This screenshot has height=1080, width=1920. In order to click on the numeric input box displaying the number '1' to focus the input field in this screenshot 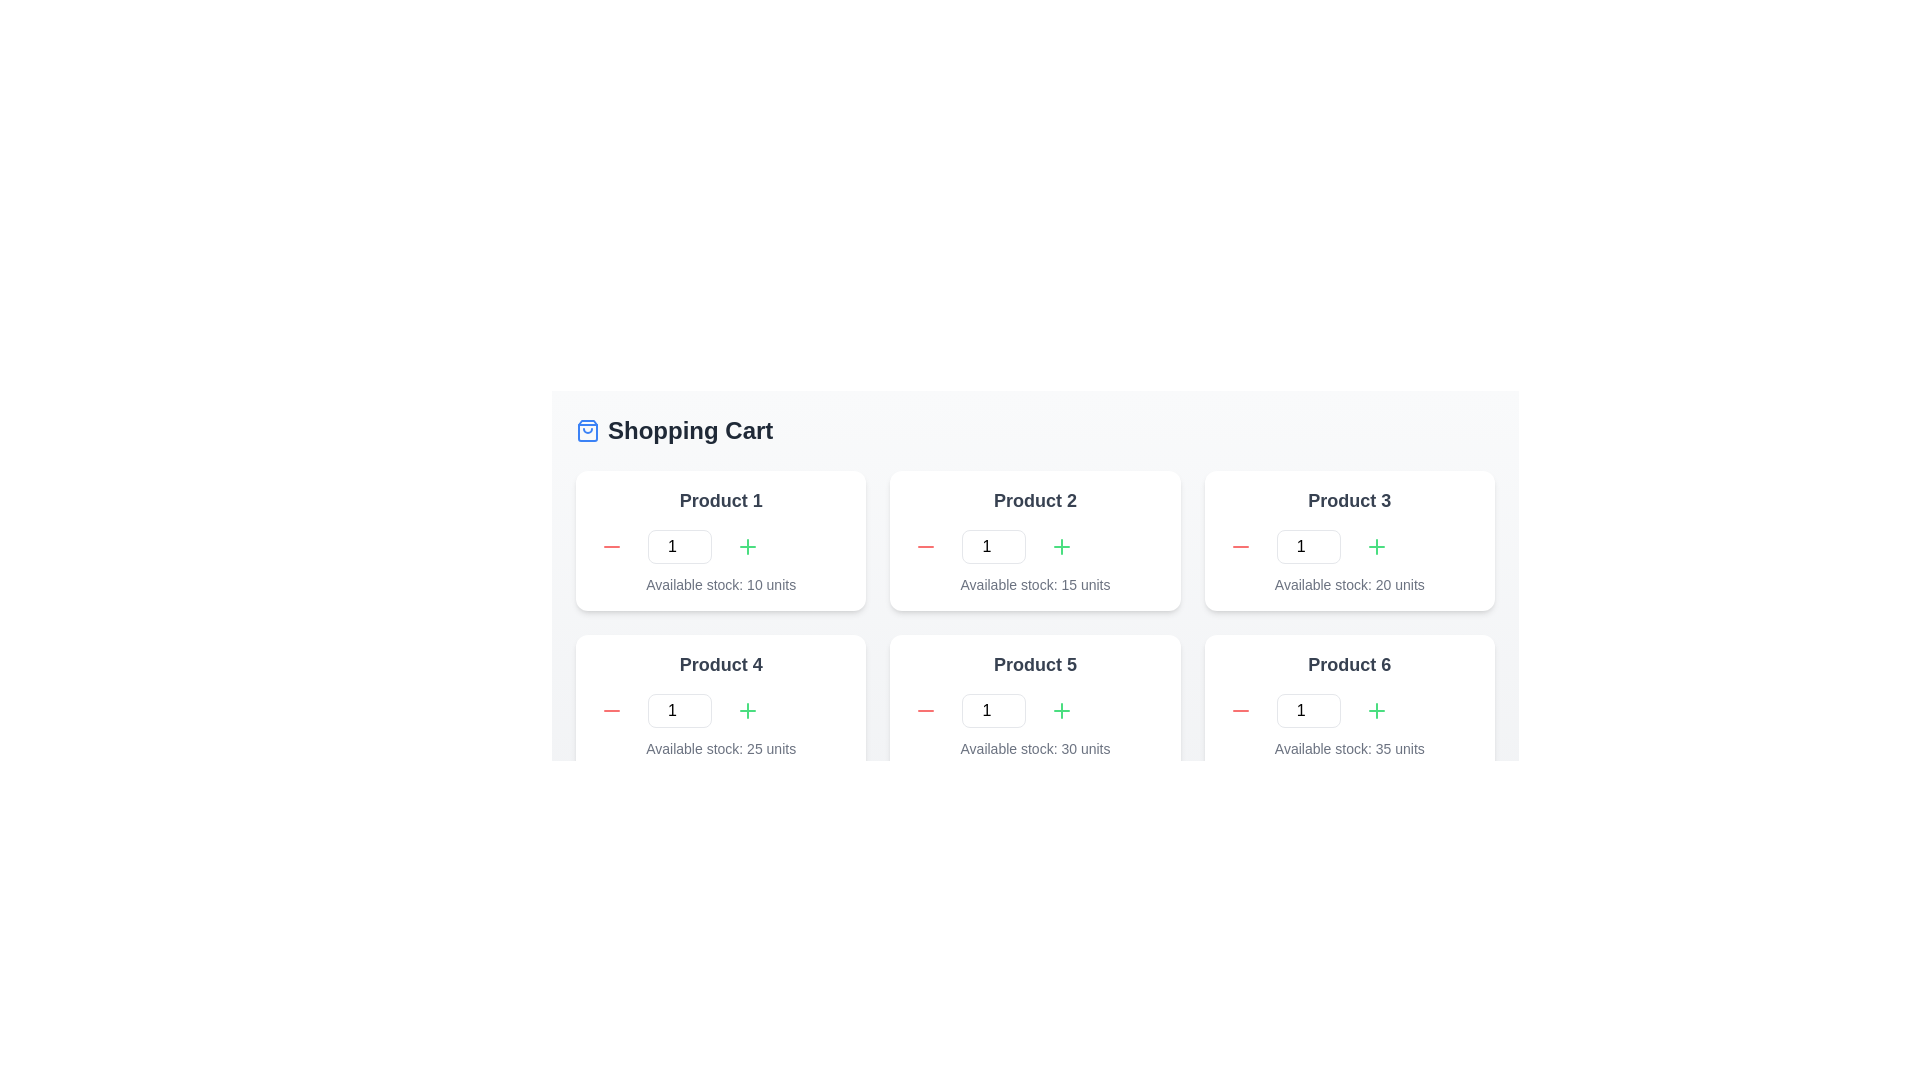, I will do `click(994, 709)`.